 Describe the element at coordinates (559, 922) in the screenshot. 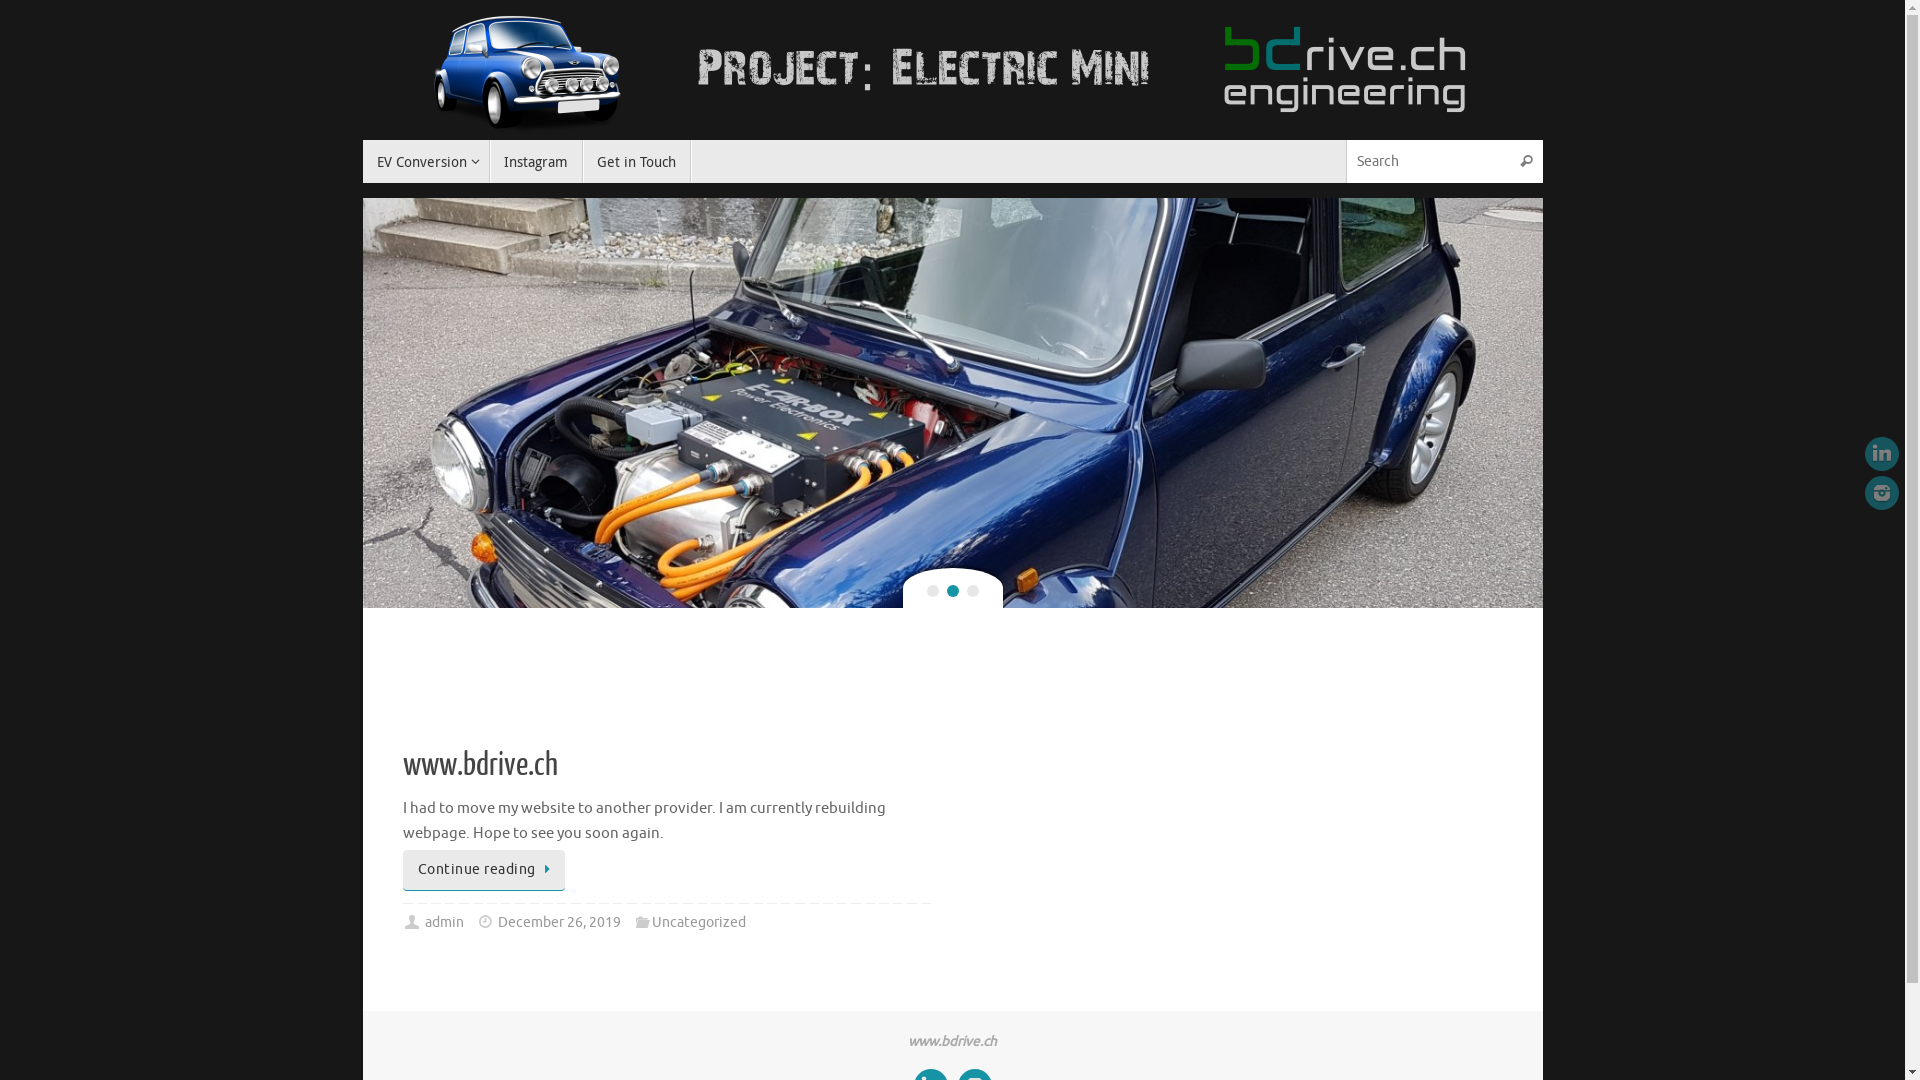

I see `'December 26, 2019'` at that location.